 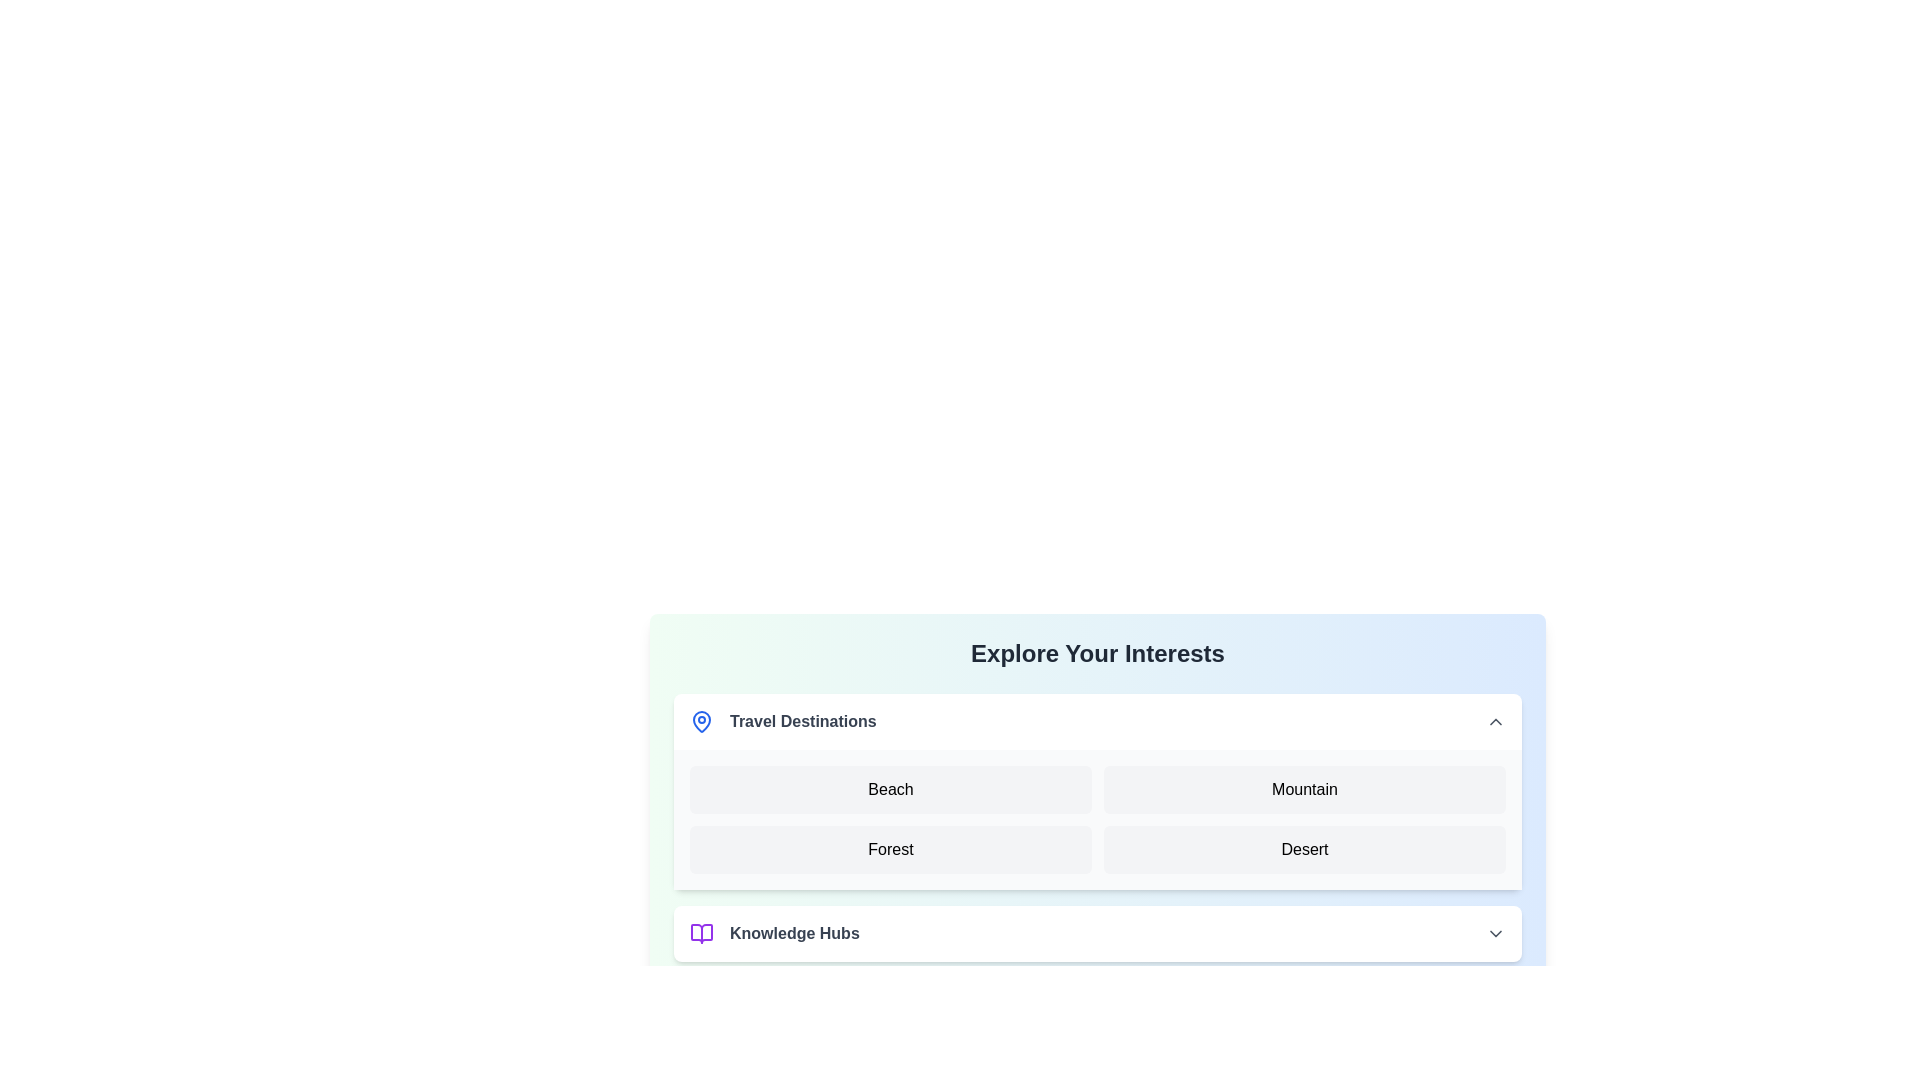 What do you see at coordinates (701, 933) in the screenshot?
I see `the purple 'Knowledge Hubs' icon located at the bottom left of the interface` at bounding box center [701, 933].